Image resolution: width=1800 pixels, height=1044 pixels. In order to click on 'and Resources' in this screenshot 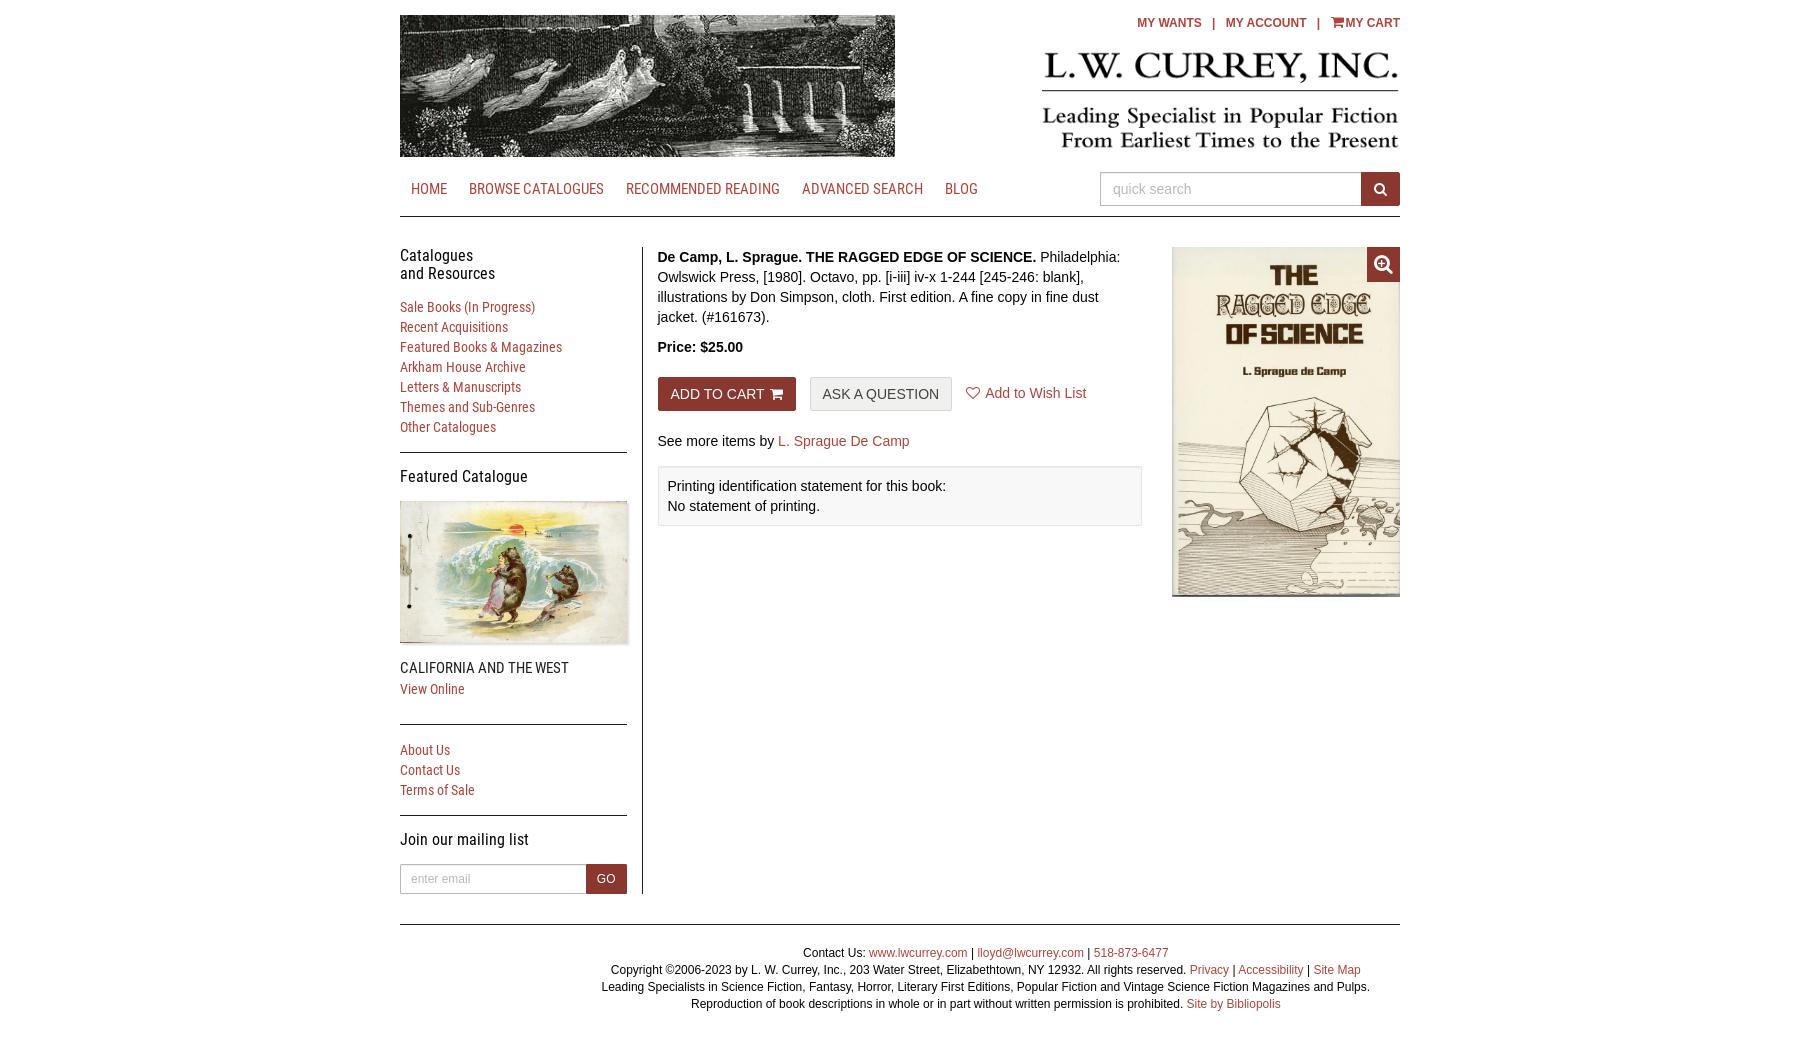, I will do `click(399, 271)`.